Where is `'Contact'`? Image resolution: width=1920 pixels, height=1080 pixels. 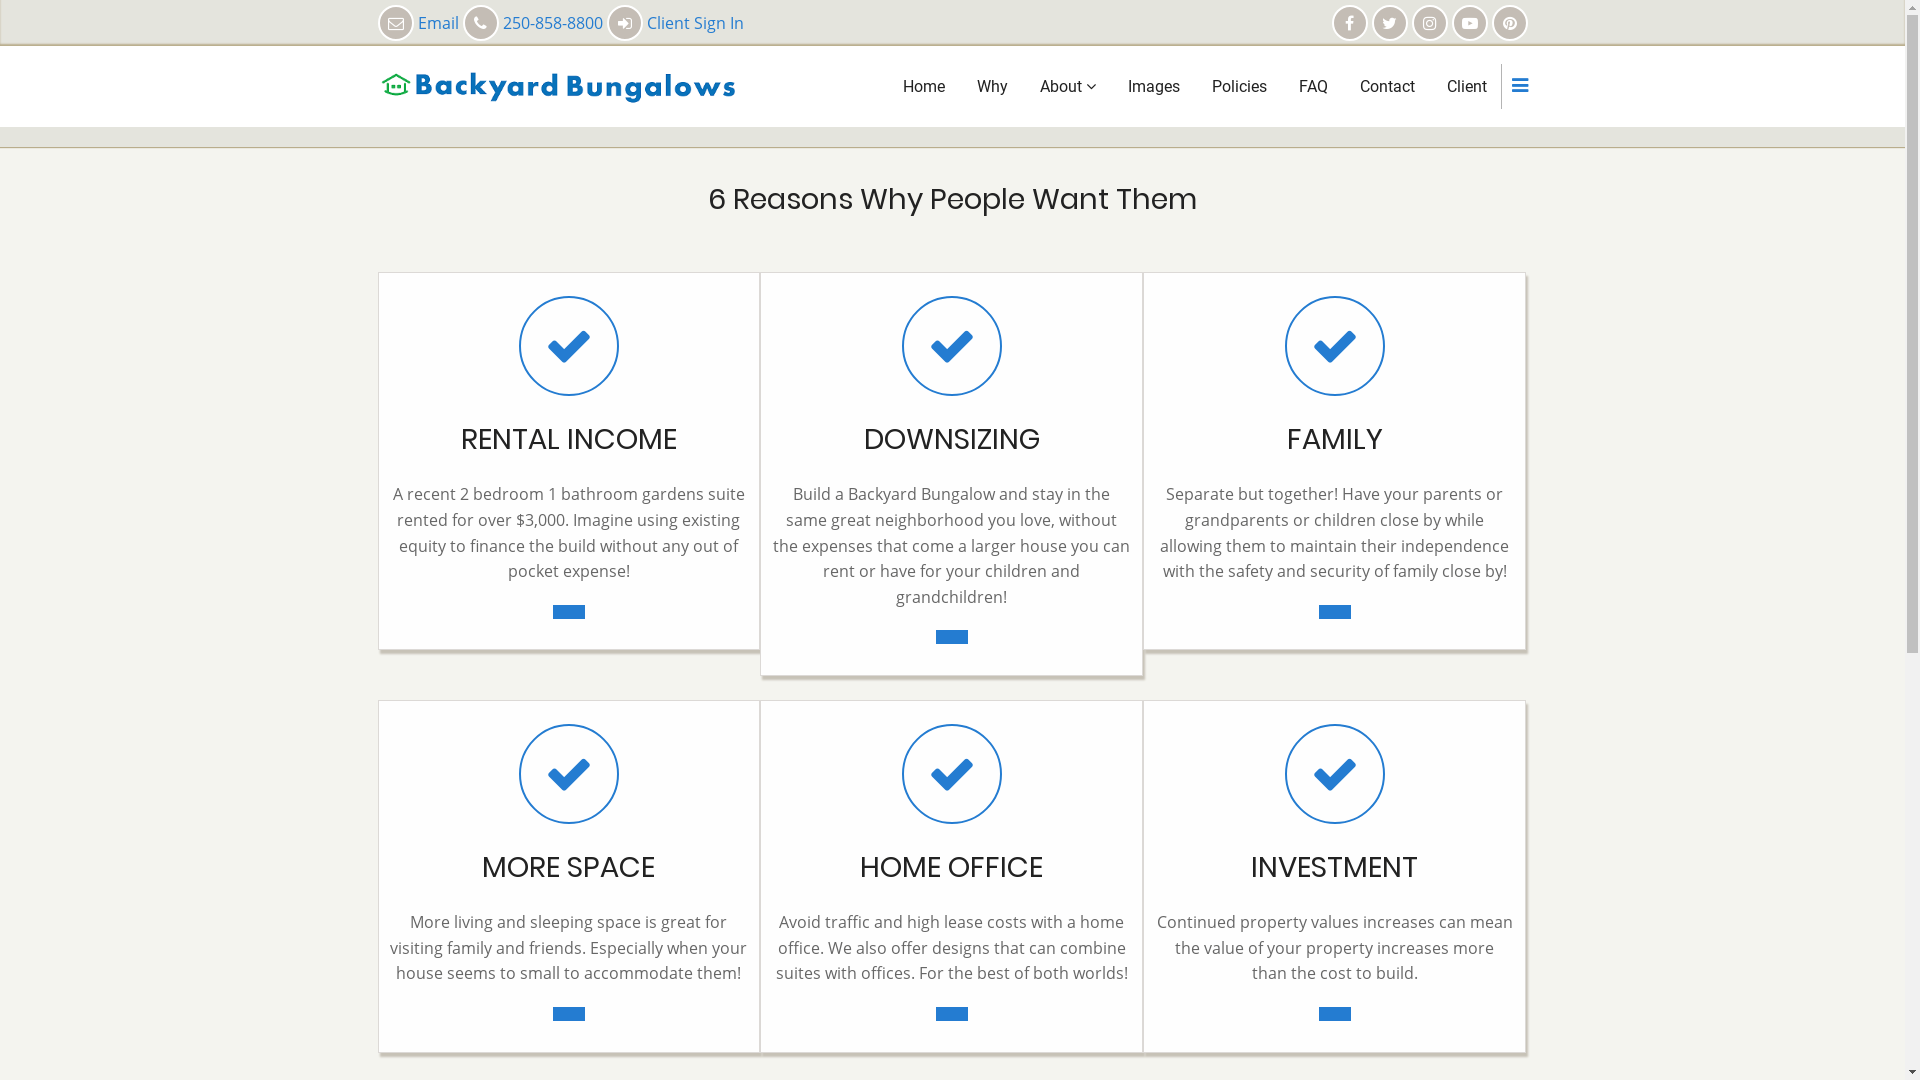
'Contact' is located at coordinates (1386, 86).